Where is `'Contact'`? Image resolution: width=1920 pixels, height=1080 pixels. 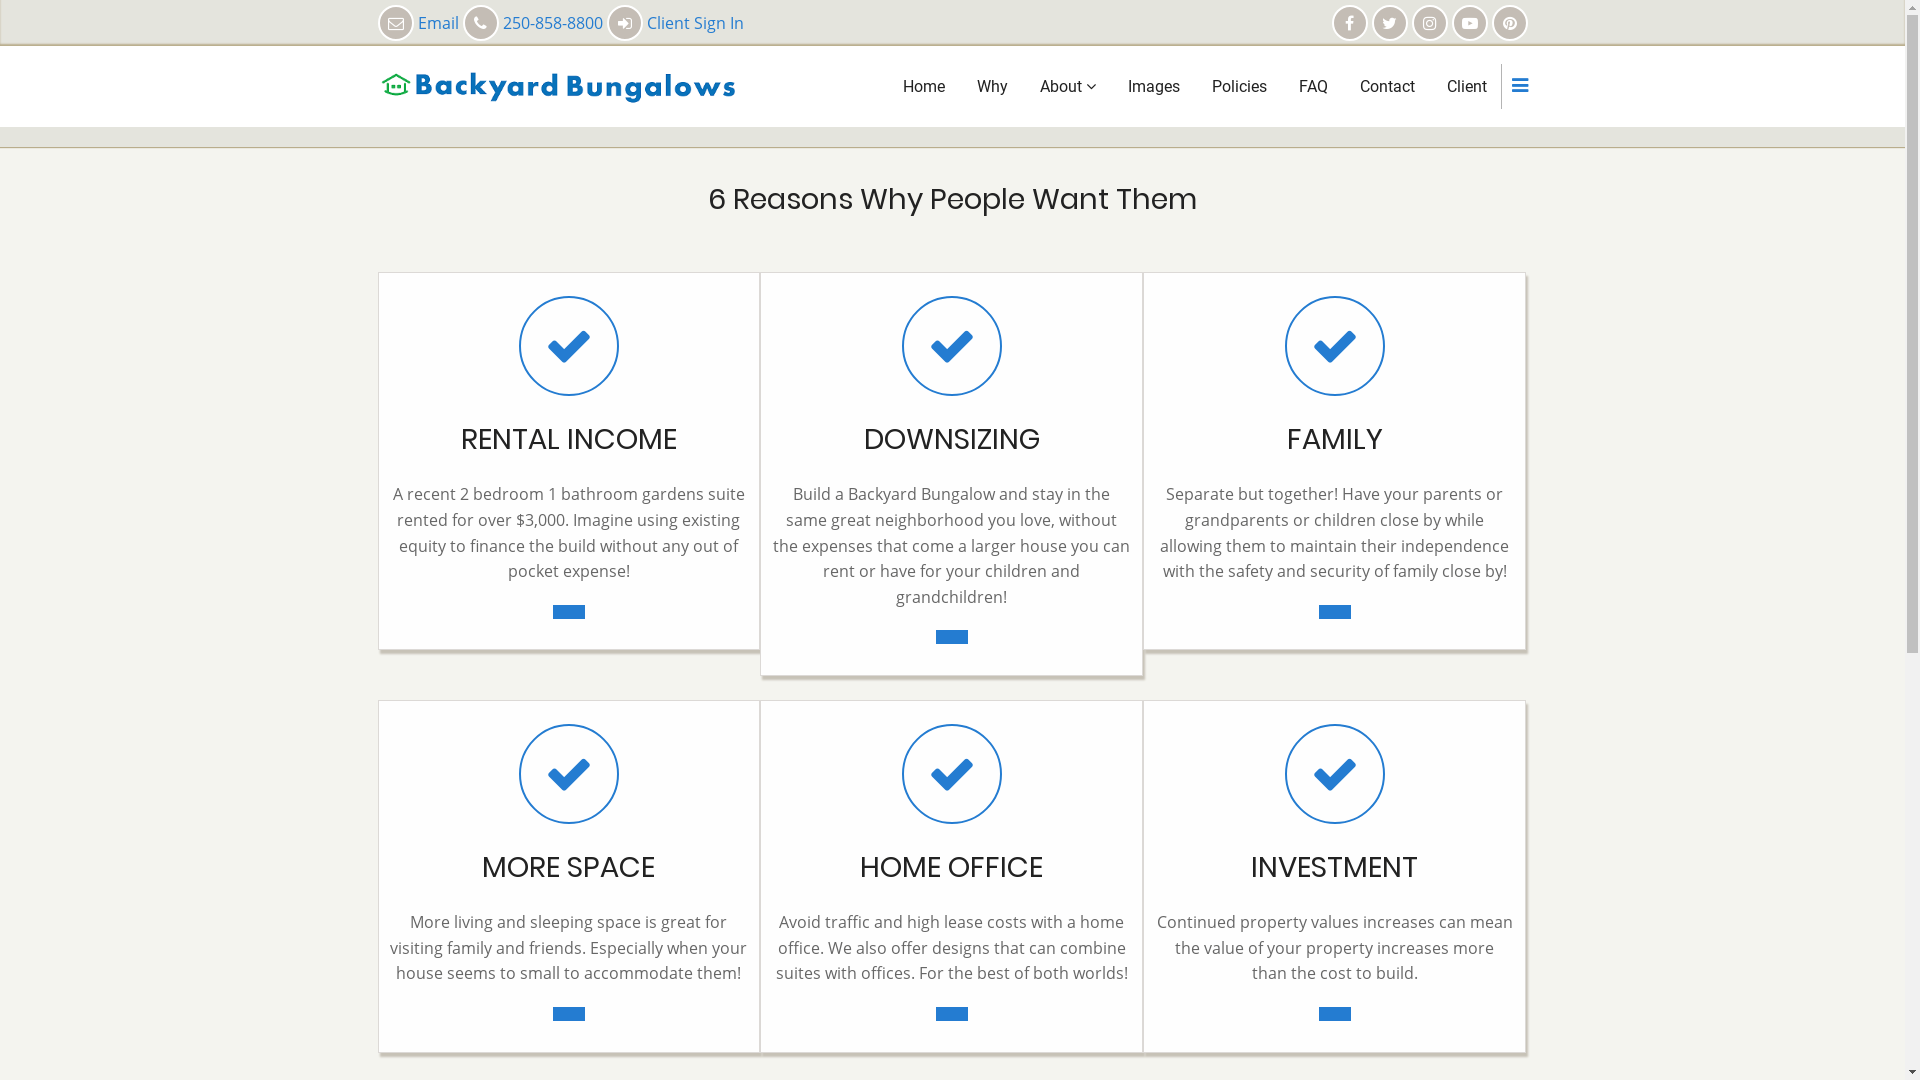
'Contact' is located at coordinates (1386, 86).